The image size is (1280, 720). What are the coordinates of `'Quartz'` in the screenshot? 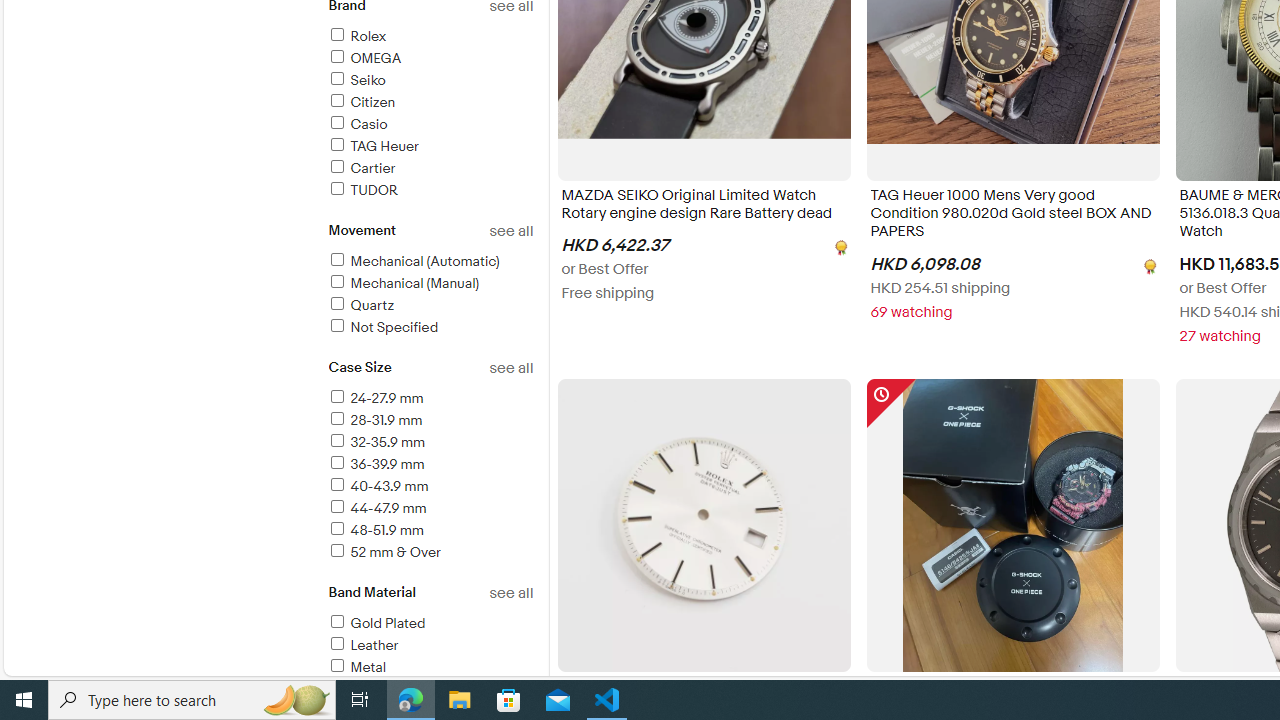 It's located at (360, 305).